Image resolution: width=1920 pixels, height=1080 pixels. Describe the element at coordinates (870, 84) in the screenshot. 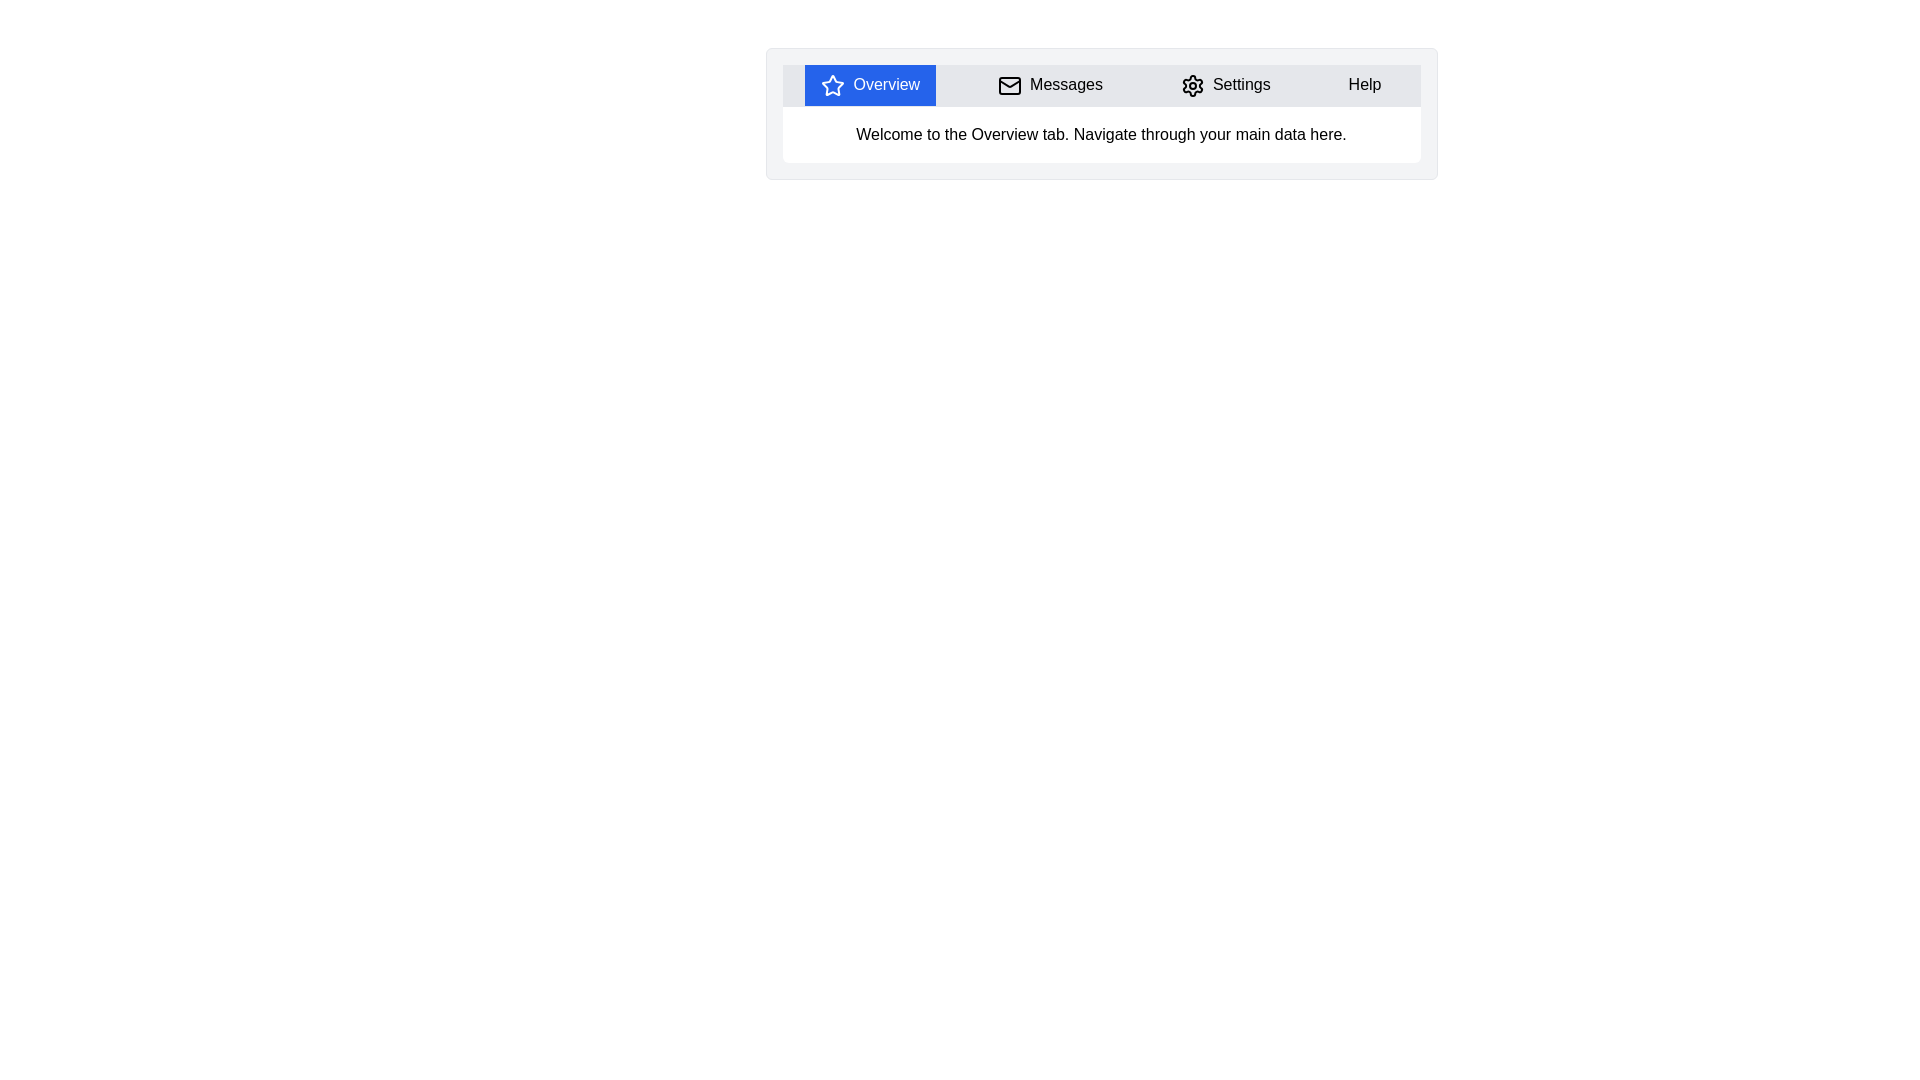

I see `the tab labeled Overview to observe its hover effects` at that location.